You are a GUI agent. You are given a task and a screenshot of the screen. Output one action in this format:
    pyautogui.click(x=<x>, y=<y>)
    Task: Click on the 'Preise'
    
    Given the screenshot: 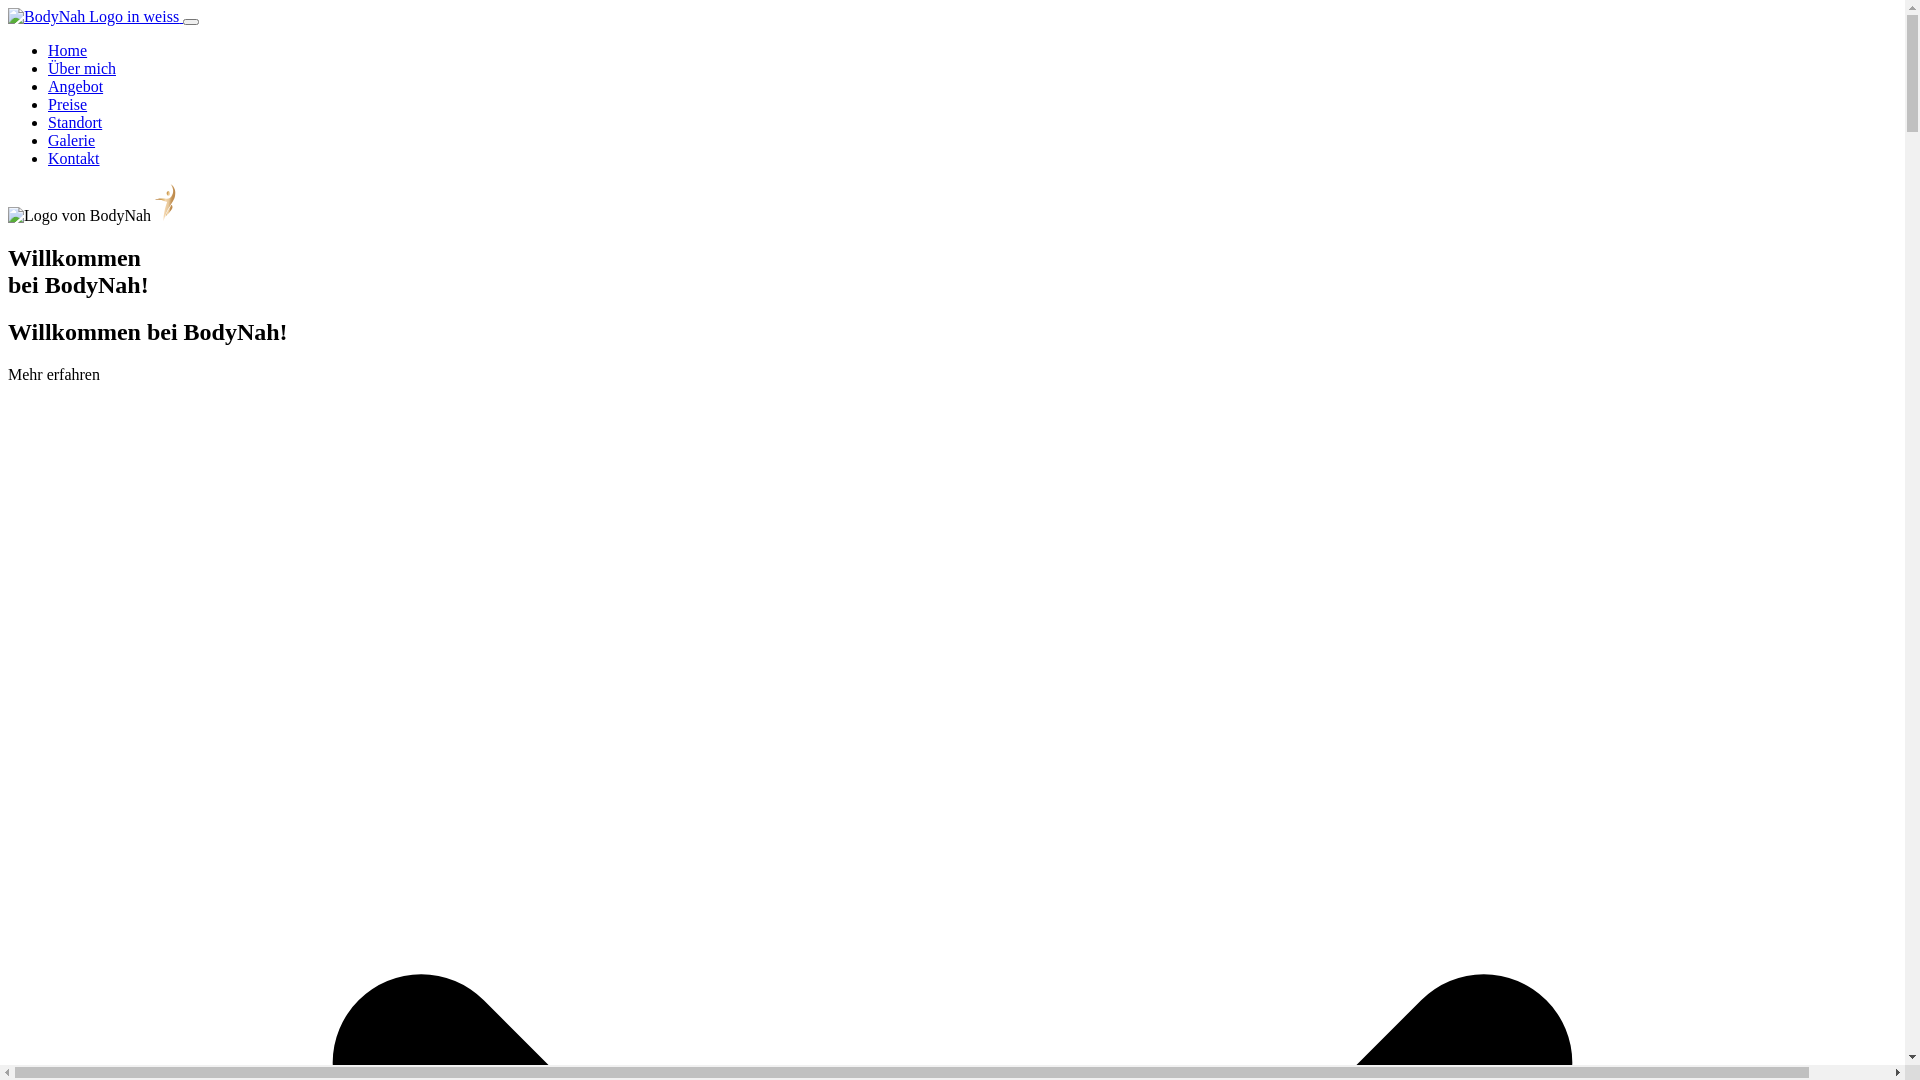 What is the action you would take?
    pyautogui.click(x=67, y=104)
    